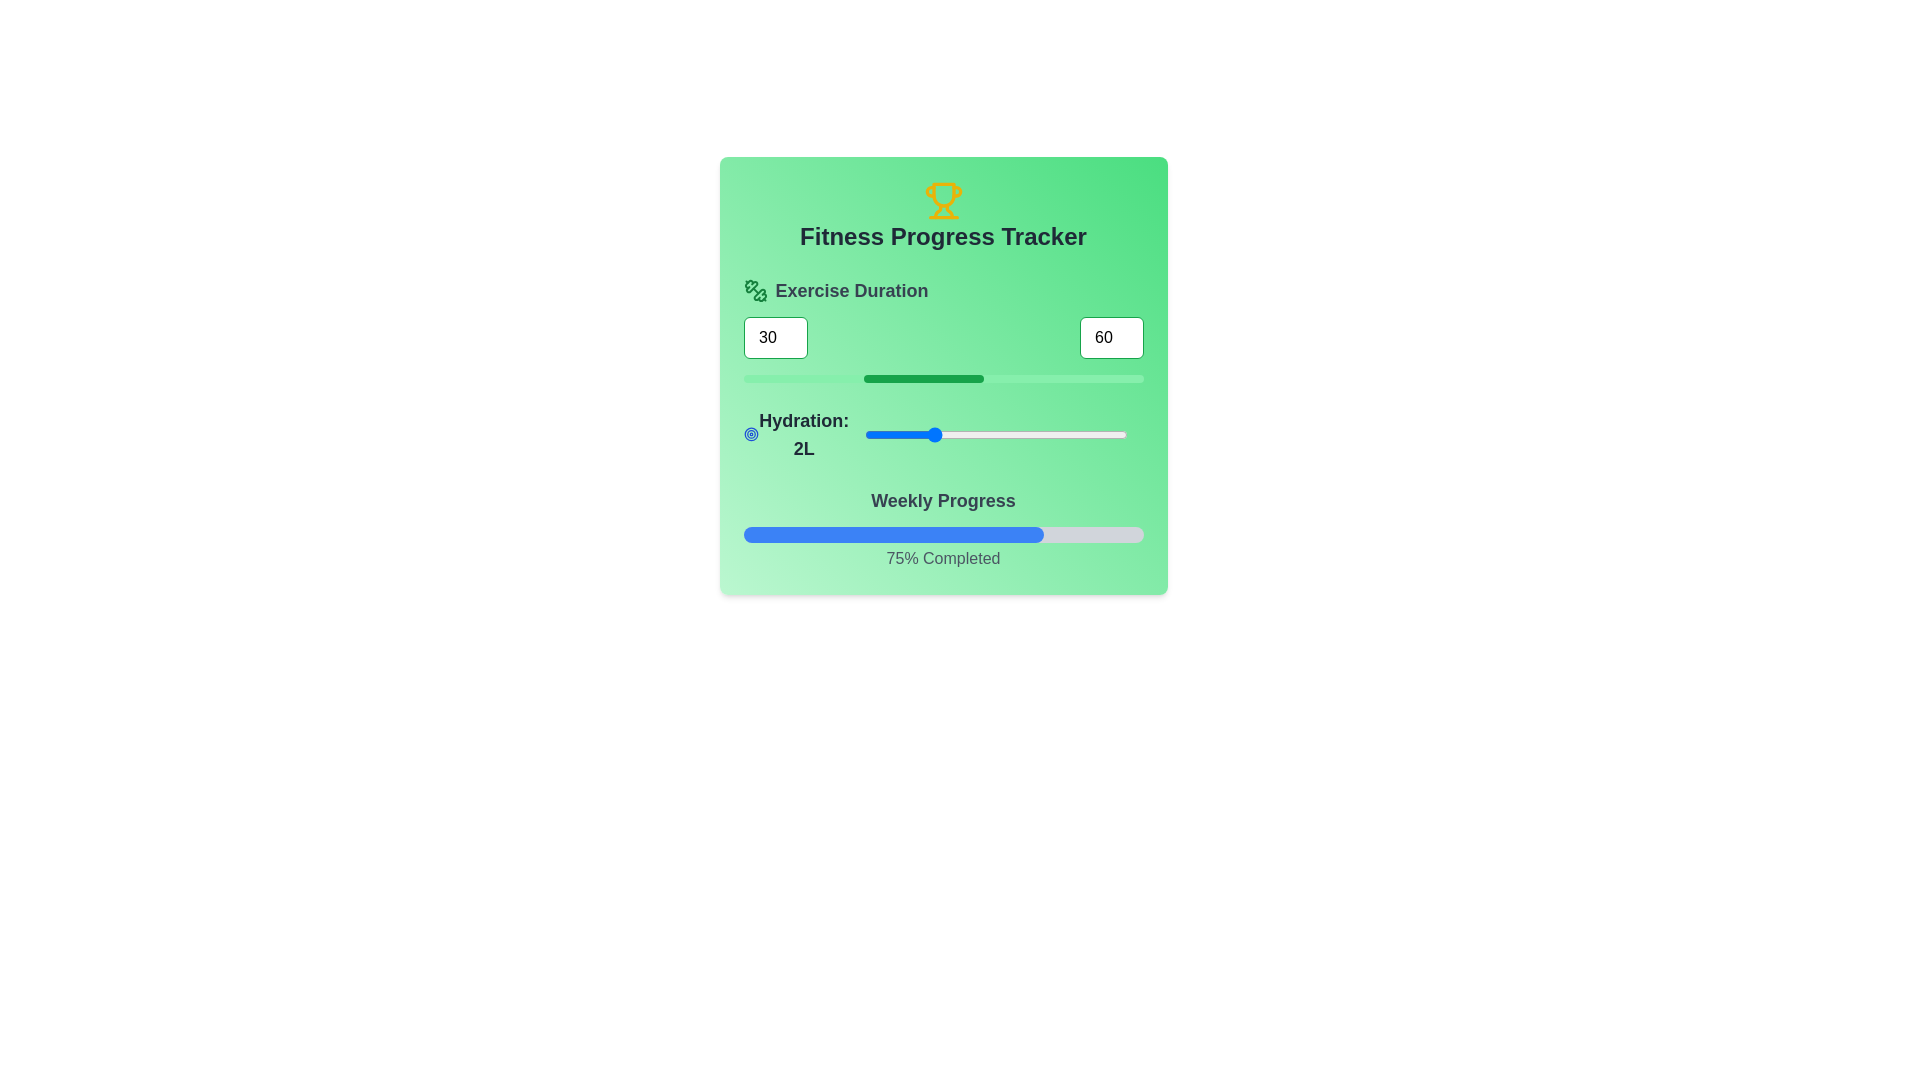  Describe the element at coordinates (774, 337) in the screenshot. I see `the Number input field styled with a green border and rounded corners, which contains the numeral value '30'` at that location.